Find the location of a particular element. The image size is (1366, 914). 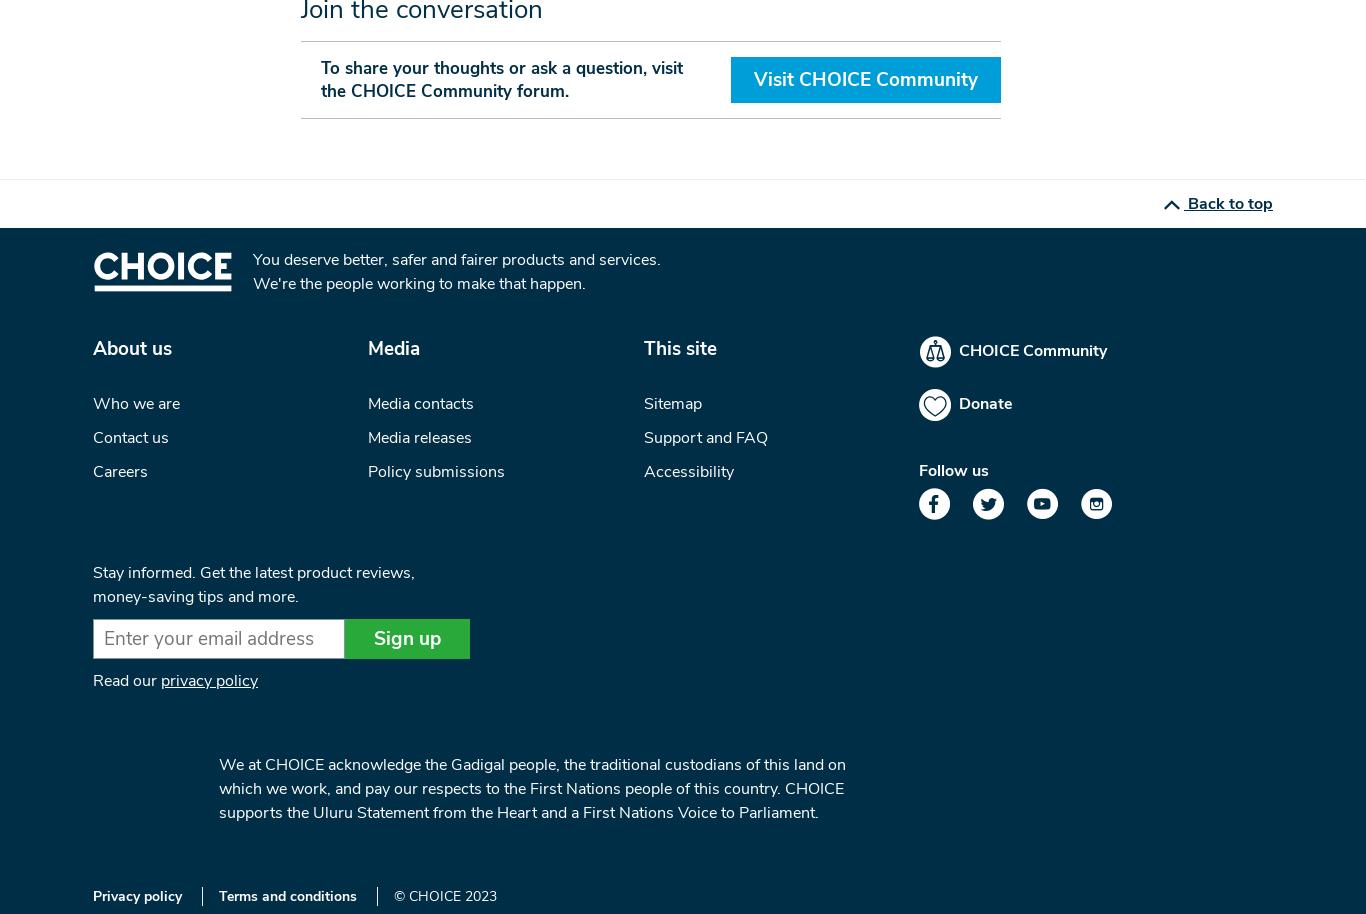

'Privacy policy' is located at coordinates (136, 895).